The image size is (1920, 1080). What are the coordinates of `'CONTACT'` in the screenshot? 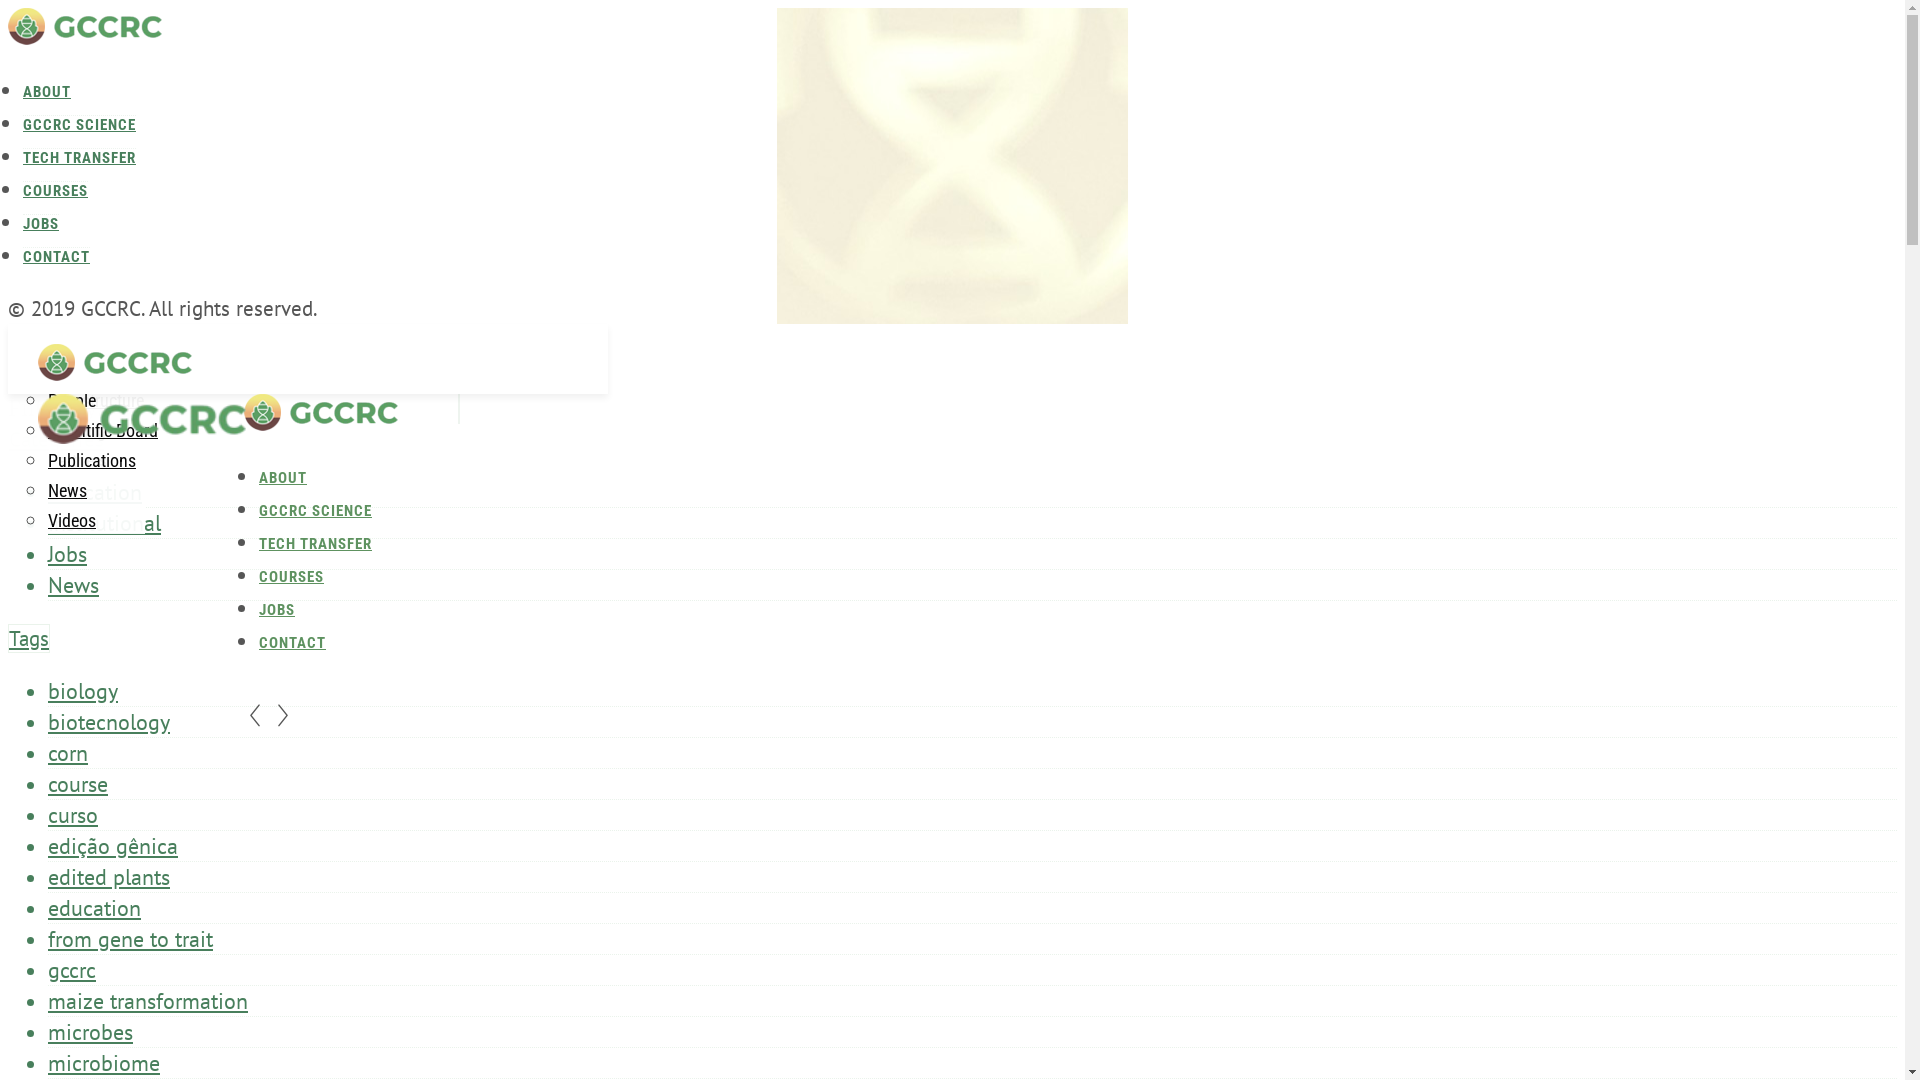 It's located at (23, 255).